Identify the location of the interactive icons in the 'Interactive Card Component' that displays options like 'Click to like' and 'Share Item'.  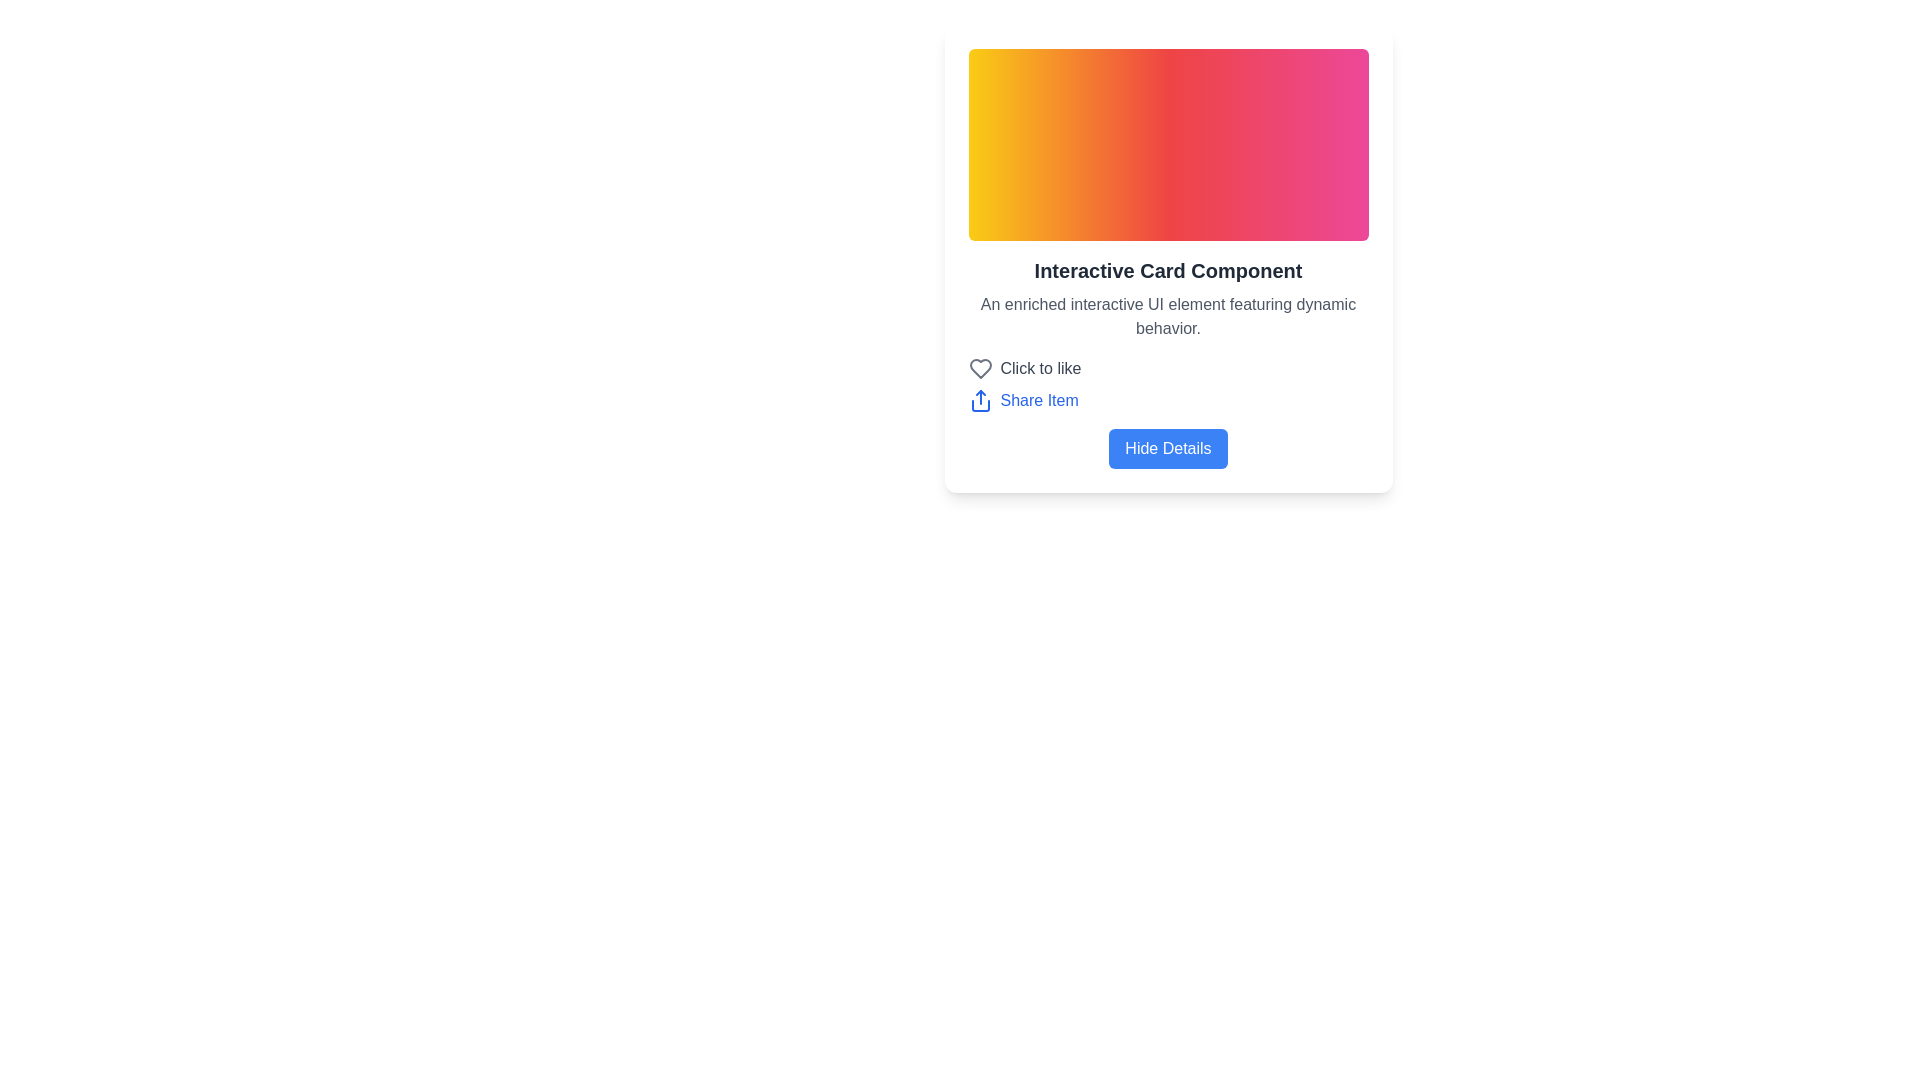
(1168, 362).